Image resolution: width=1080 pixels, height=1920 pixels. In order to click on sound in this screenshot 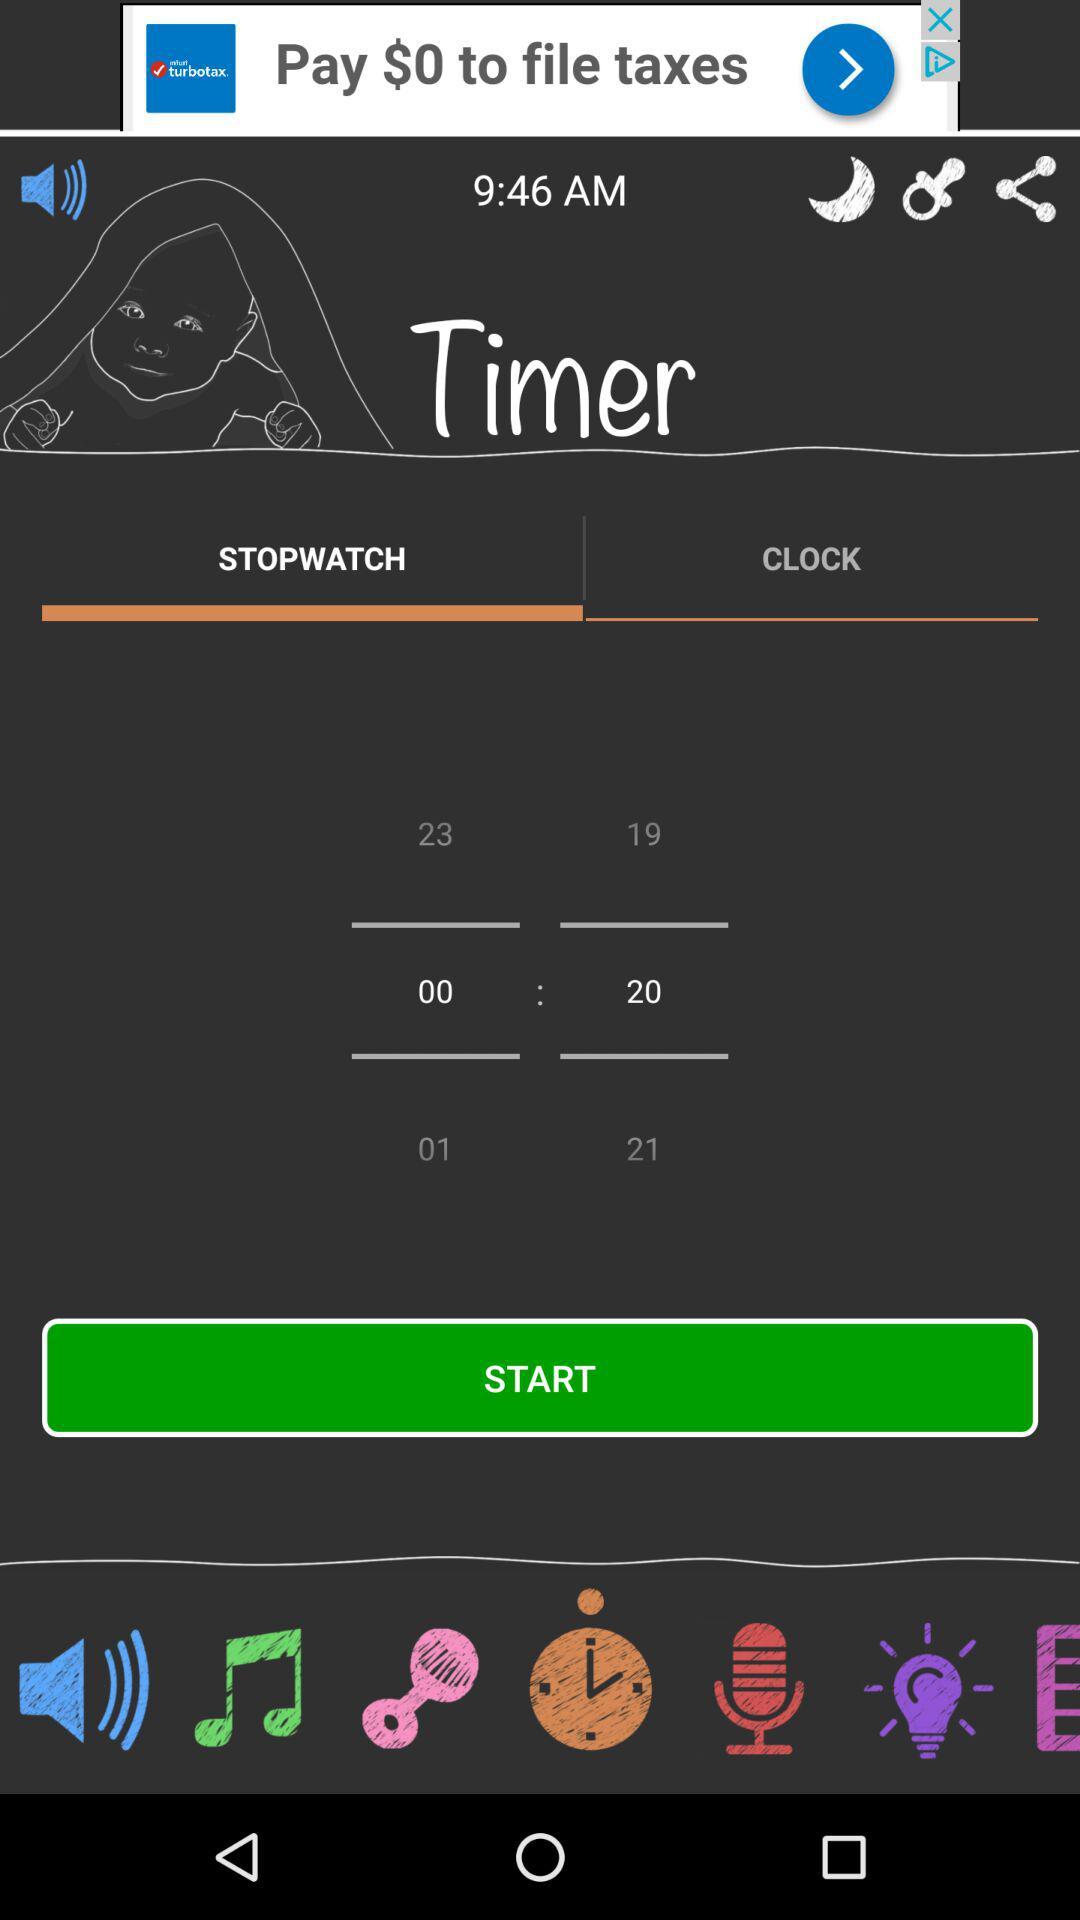, I will do `click(53, 188)`.